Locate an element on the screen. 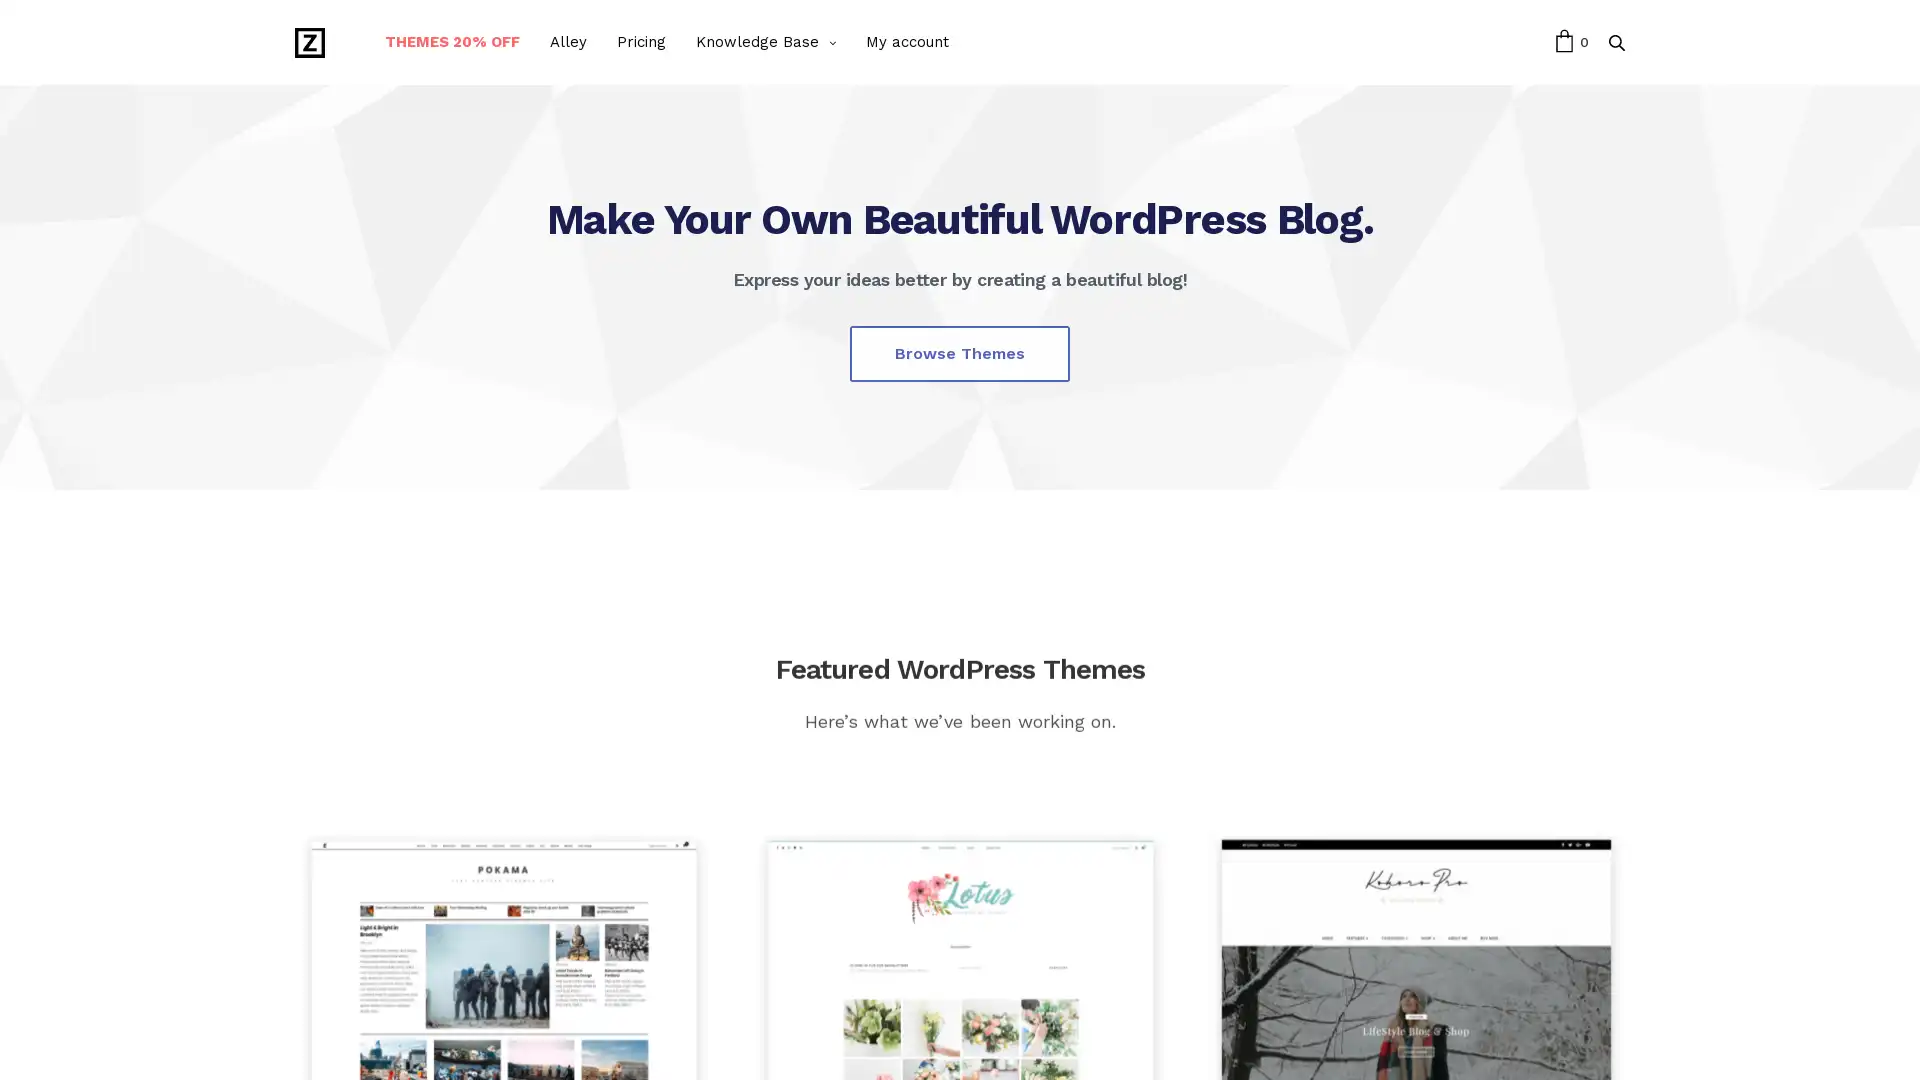  Browse Themes is located at coordinates (960, 352).